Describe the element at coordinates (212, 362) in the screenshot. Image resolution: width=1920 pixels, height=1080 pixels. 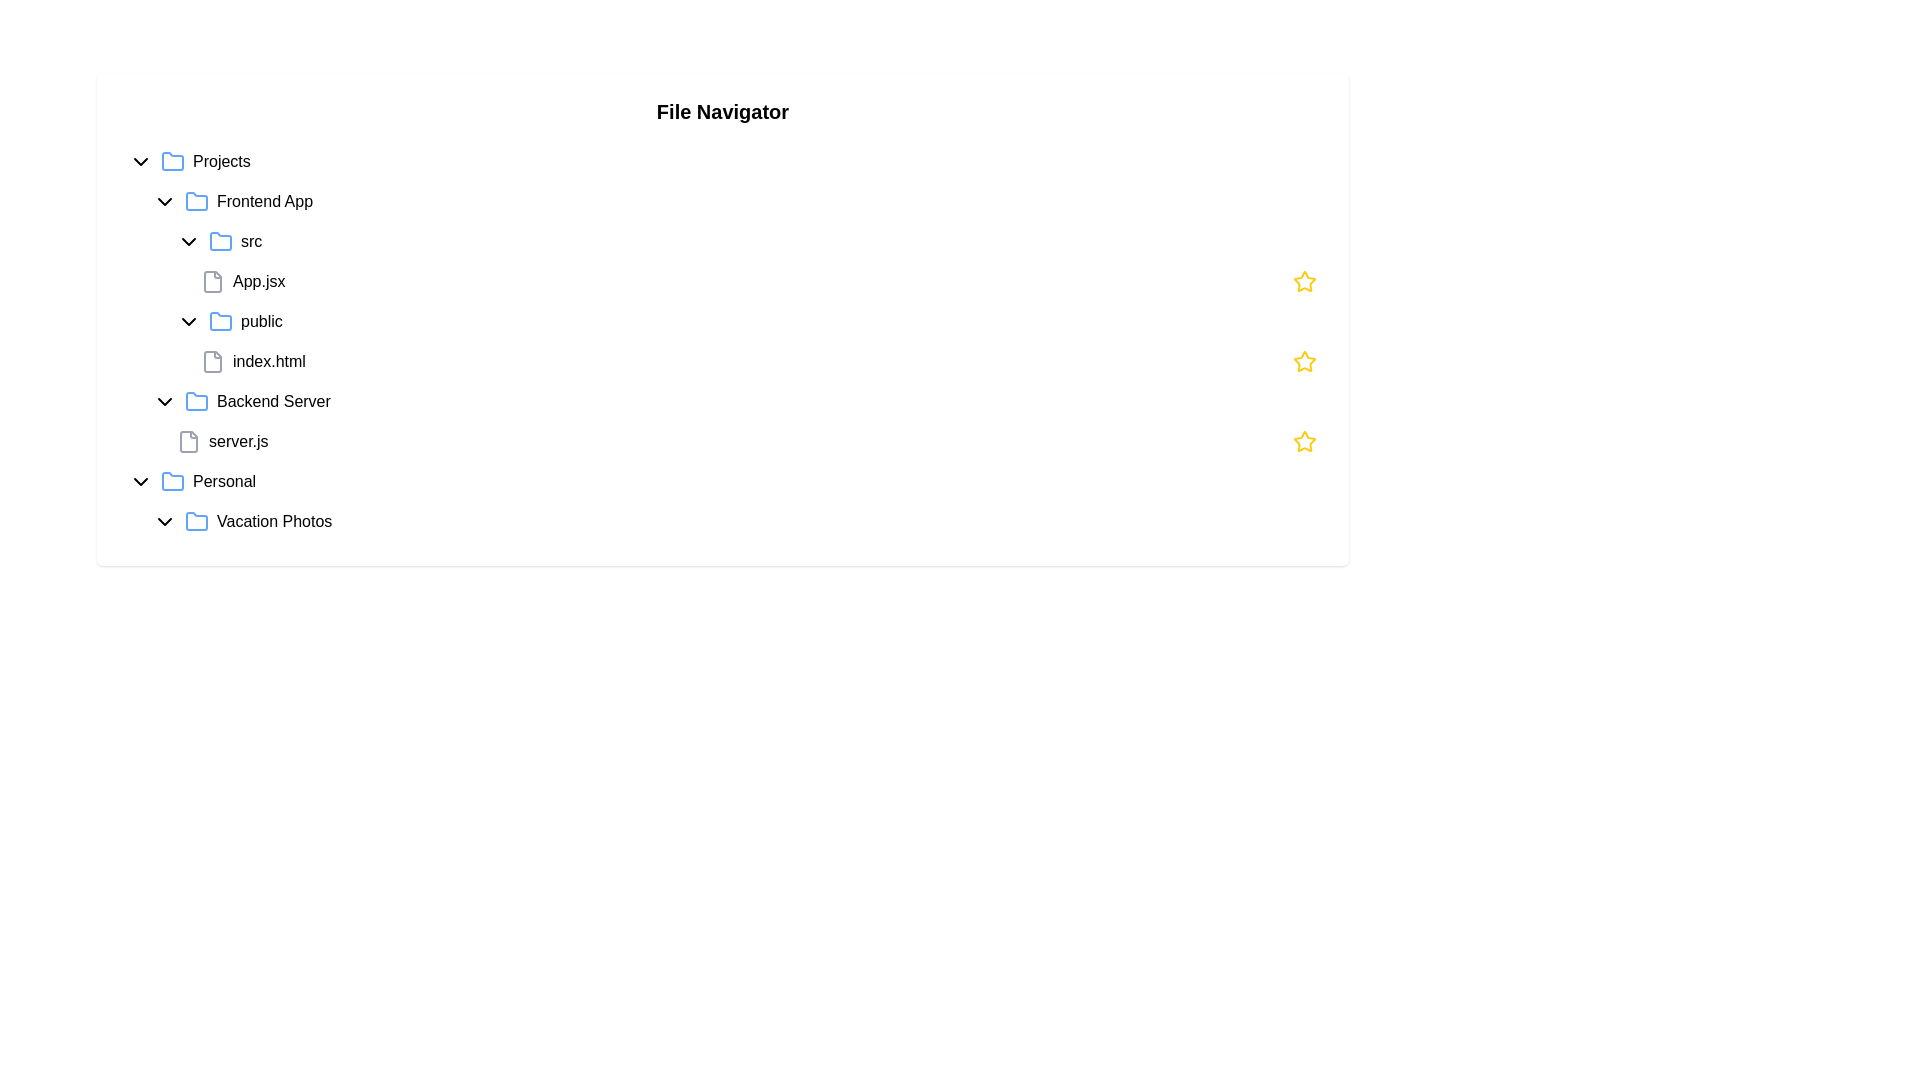
I see `the SVG-based file icon representing 'index.html' in the file navigation system, located under the 'public' folder` at that location.